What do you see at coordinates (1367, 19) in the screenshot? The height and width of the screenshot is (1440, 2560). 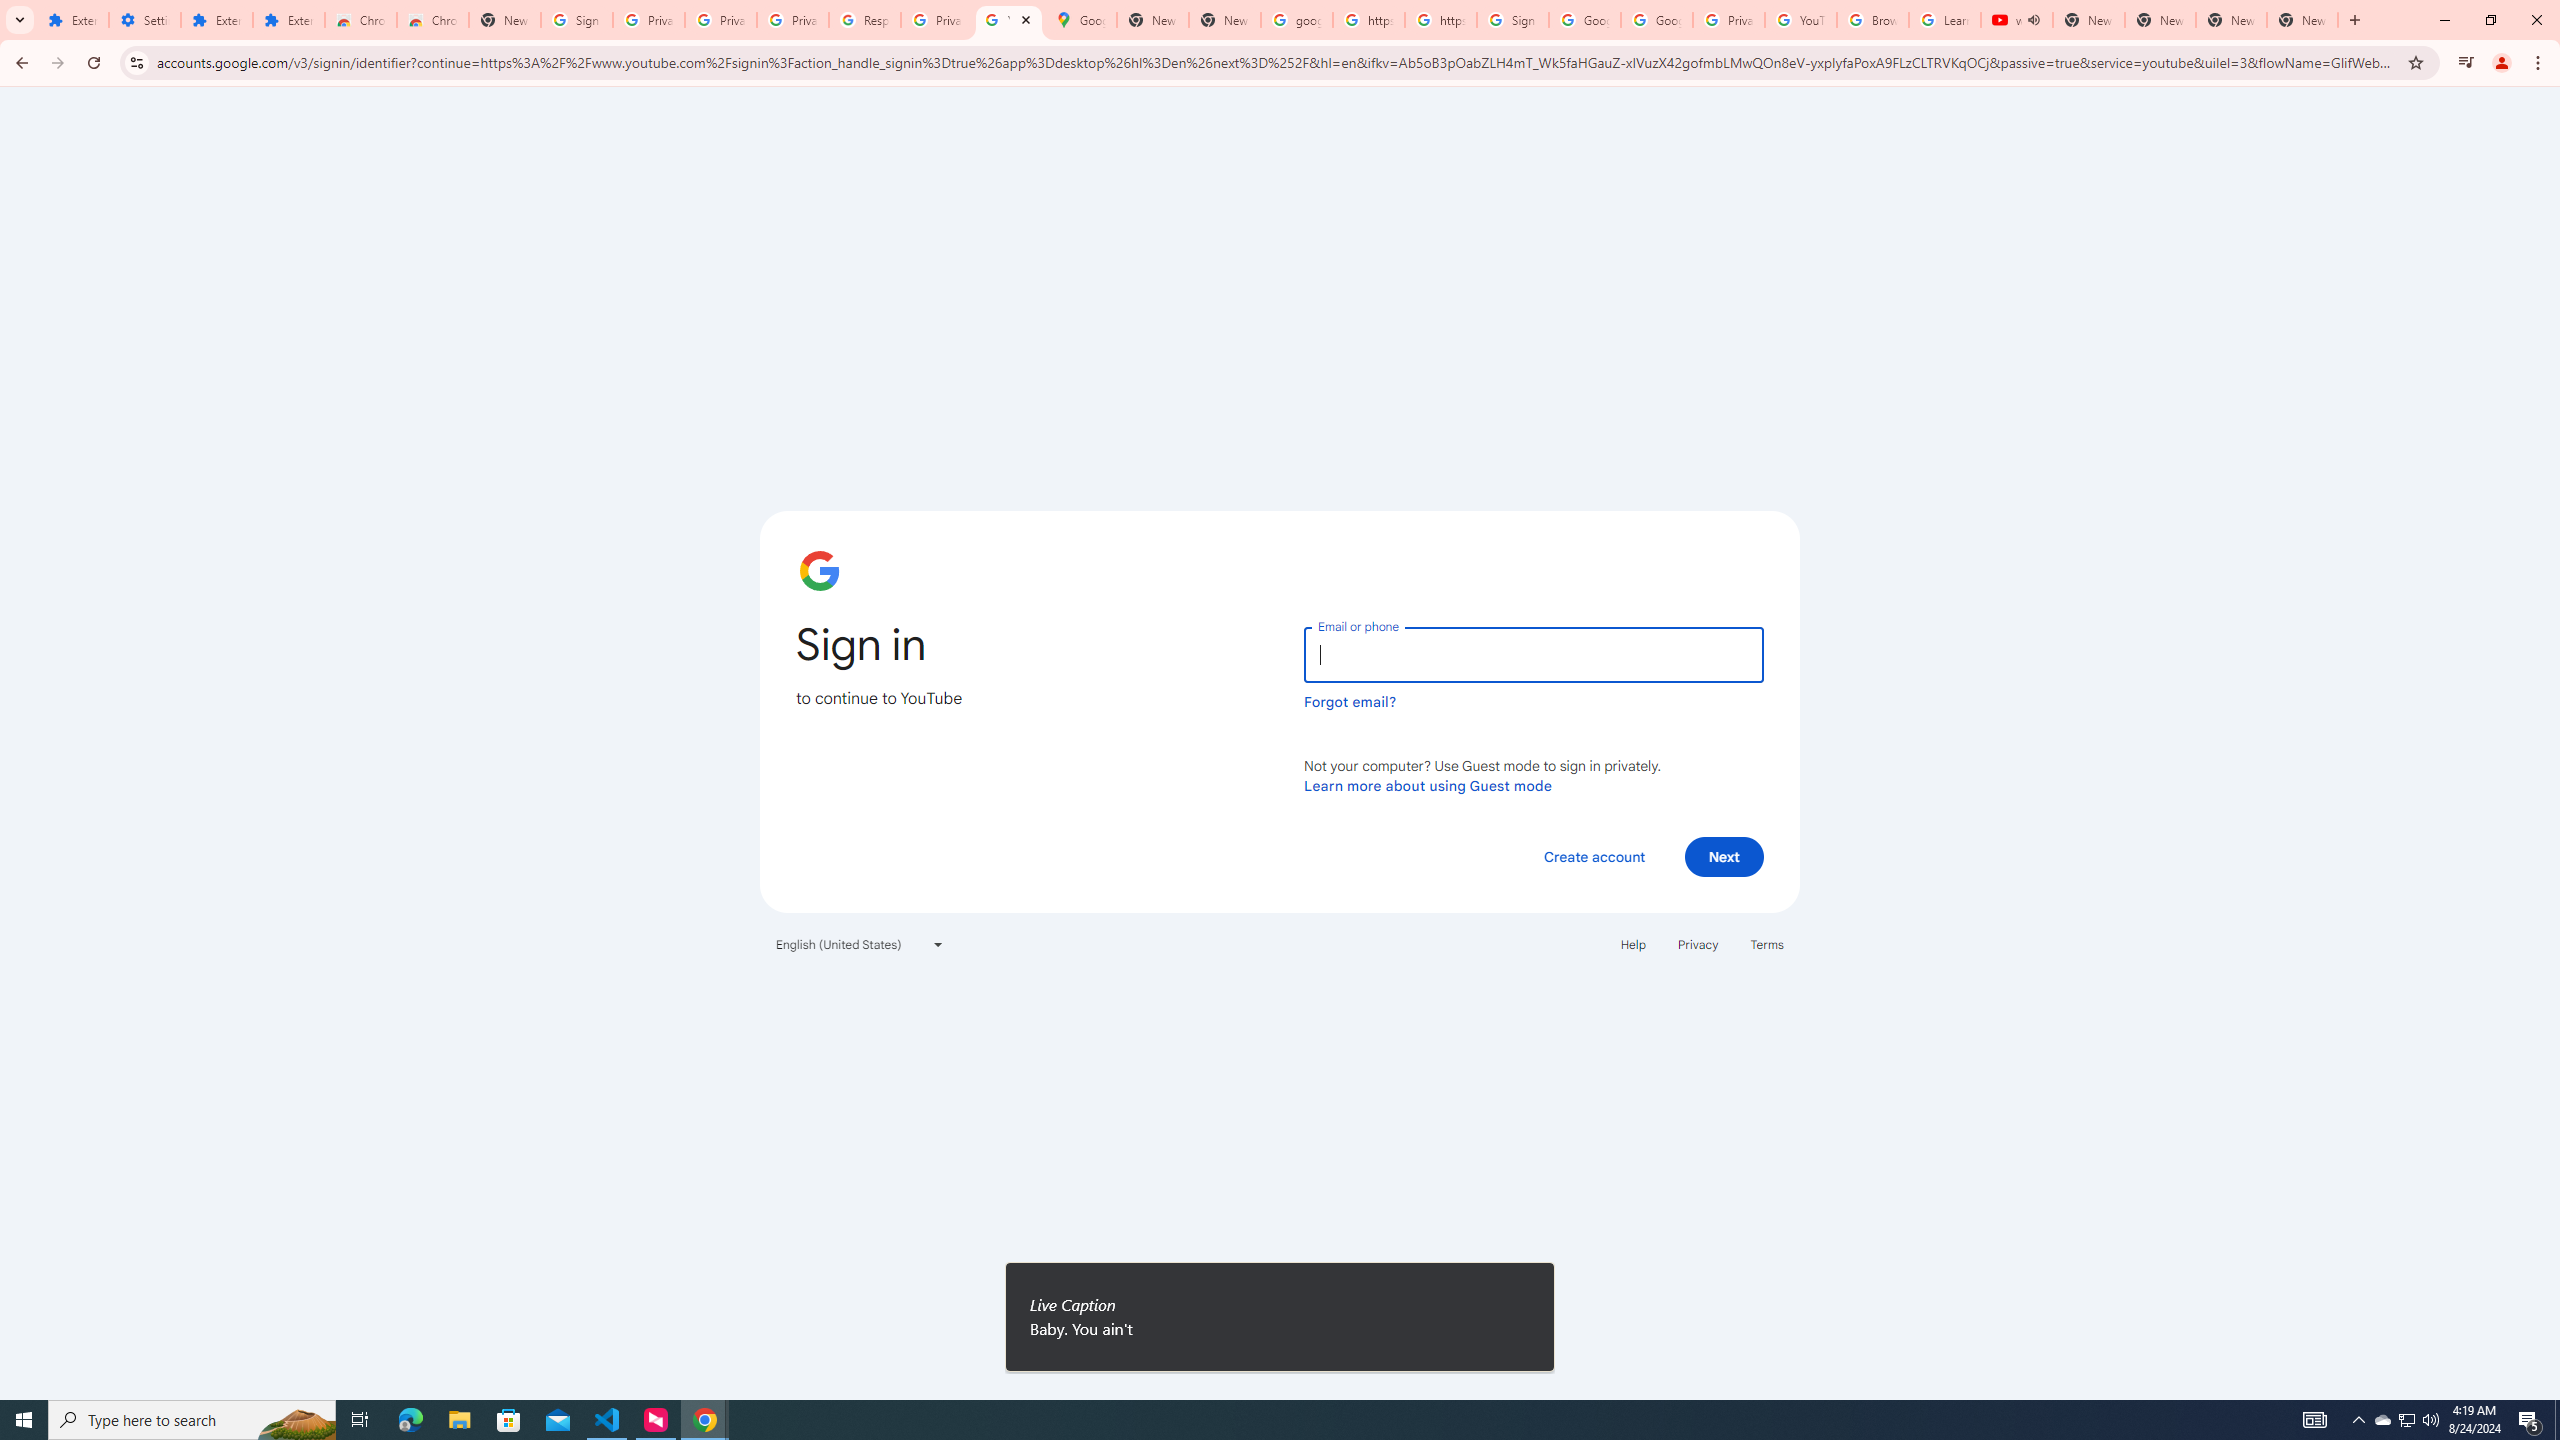 I see `'https://scholar.google.com/'` at bounding box center [1367, 19].